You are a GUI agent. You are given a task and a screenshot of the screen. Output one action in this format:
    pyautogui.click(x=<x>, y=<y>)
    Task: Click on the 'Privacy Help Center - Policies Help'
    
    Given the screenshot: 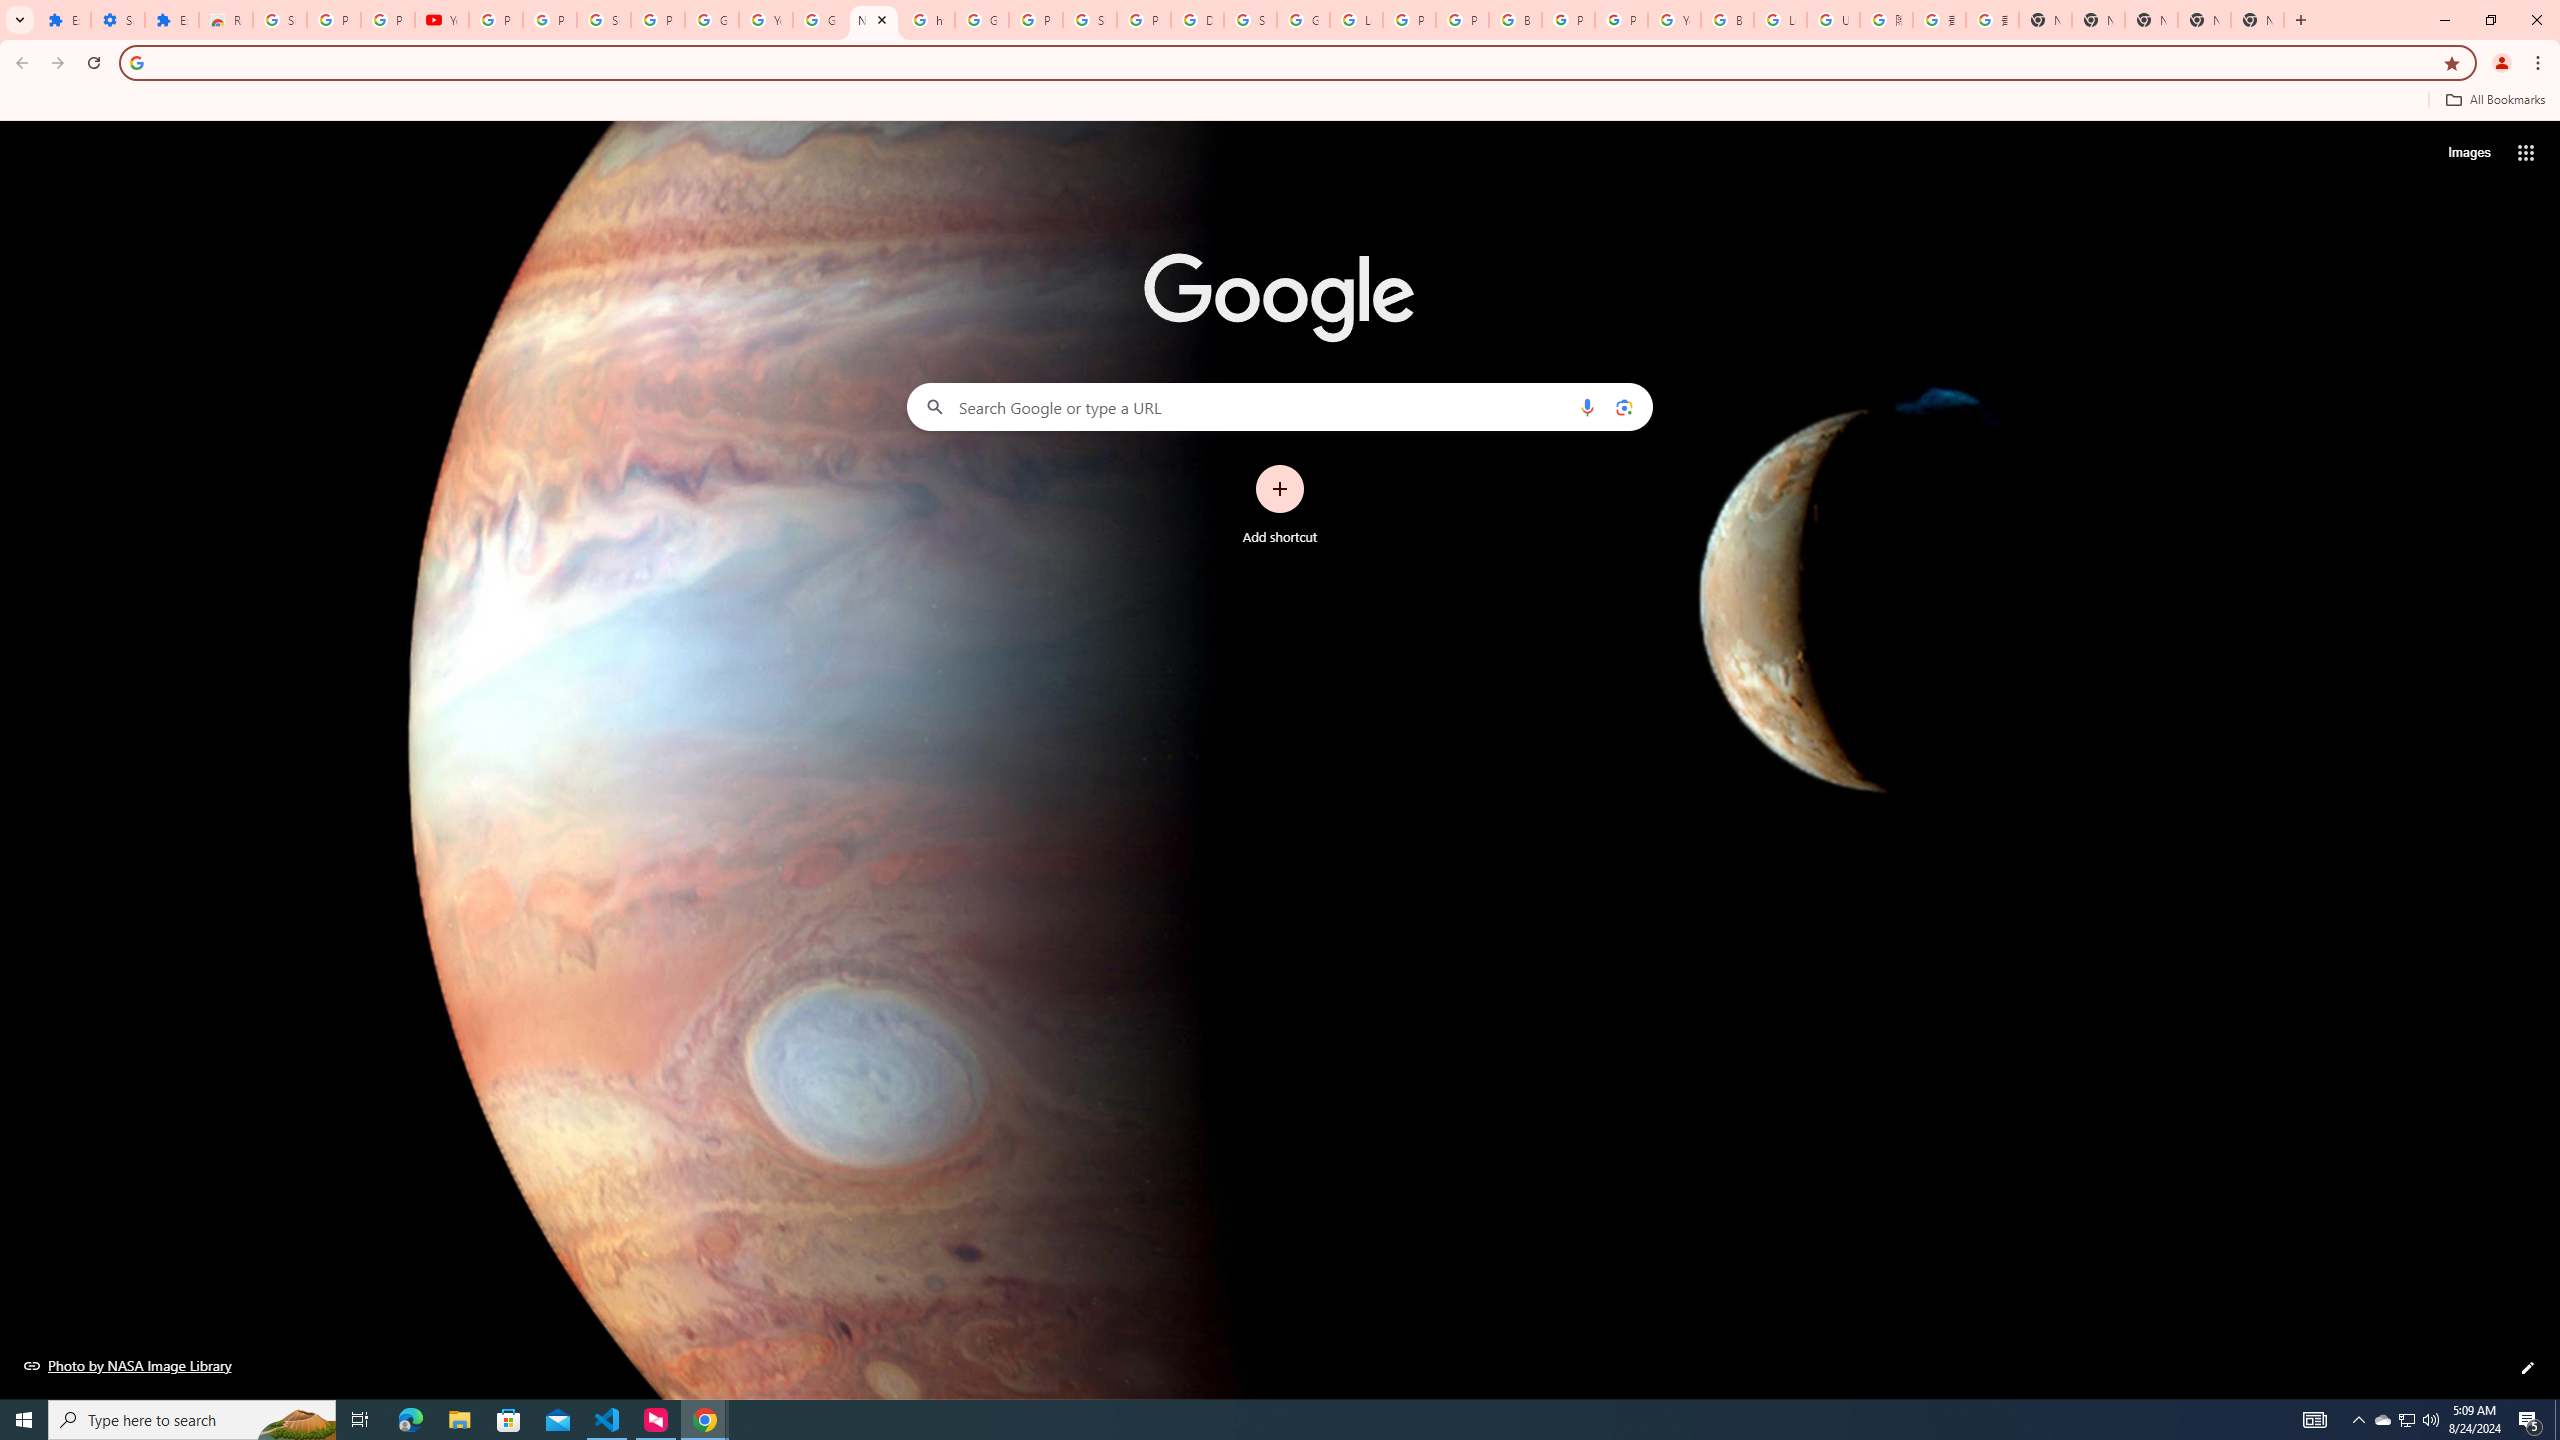 What is the action you would take?
    pyautogui.click(x=1460, y=19)
    